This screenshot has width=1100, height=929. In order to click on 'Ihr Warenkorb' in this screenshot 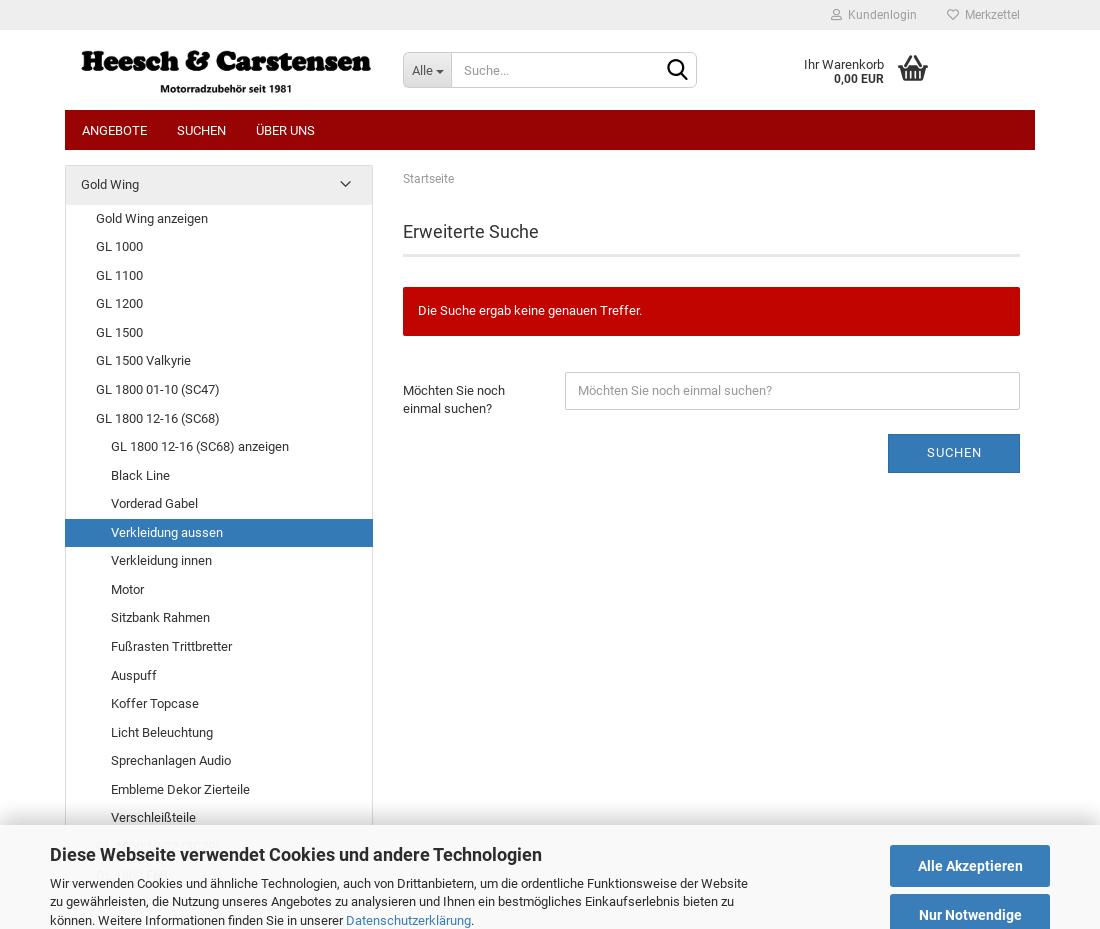, I will do `click(803, 63)`.